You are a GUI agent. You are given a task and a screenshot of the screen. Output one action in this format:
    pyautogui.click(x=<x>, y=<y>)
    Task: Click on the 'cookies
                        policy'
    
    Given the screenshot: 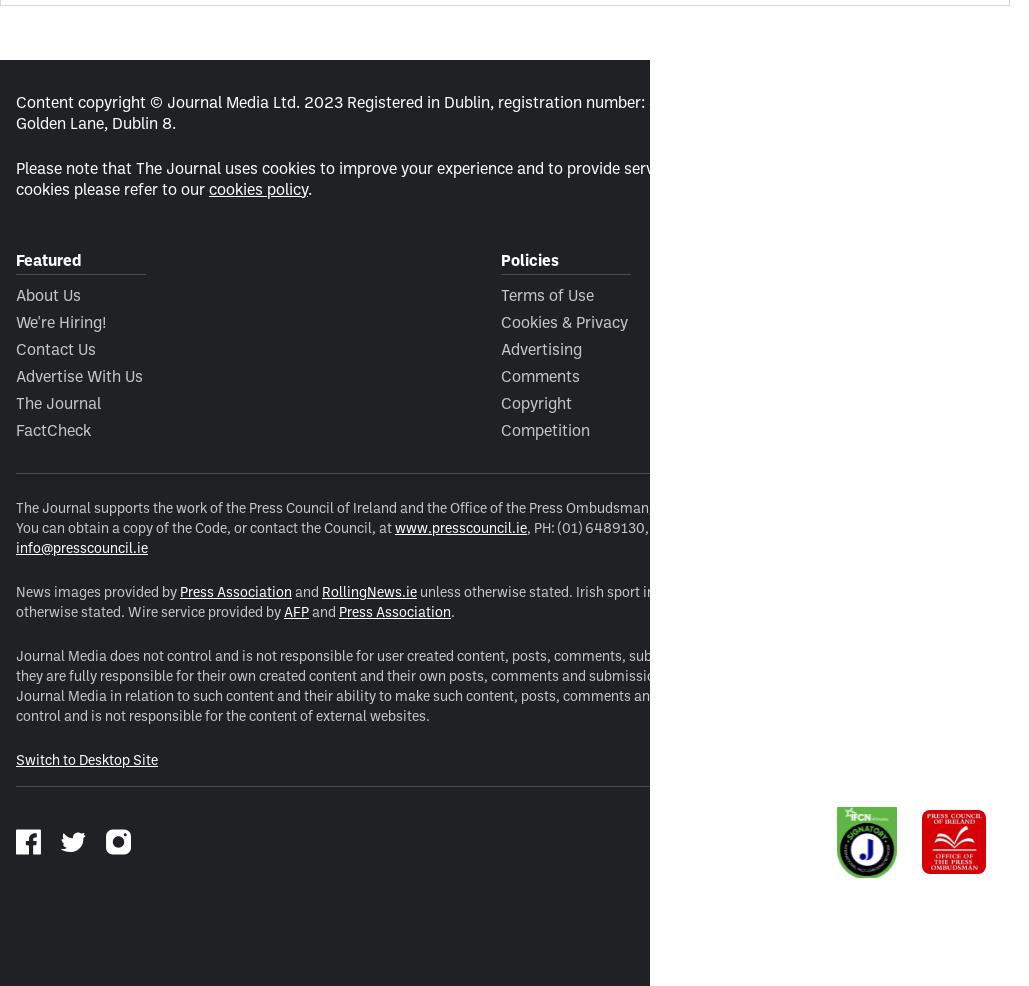 What is the action you would take?
    pyautogui.click(x=257, y=187)
    